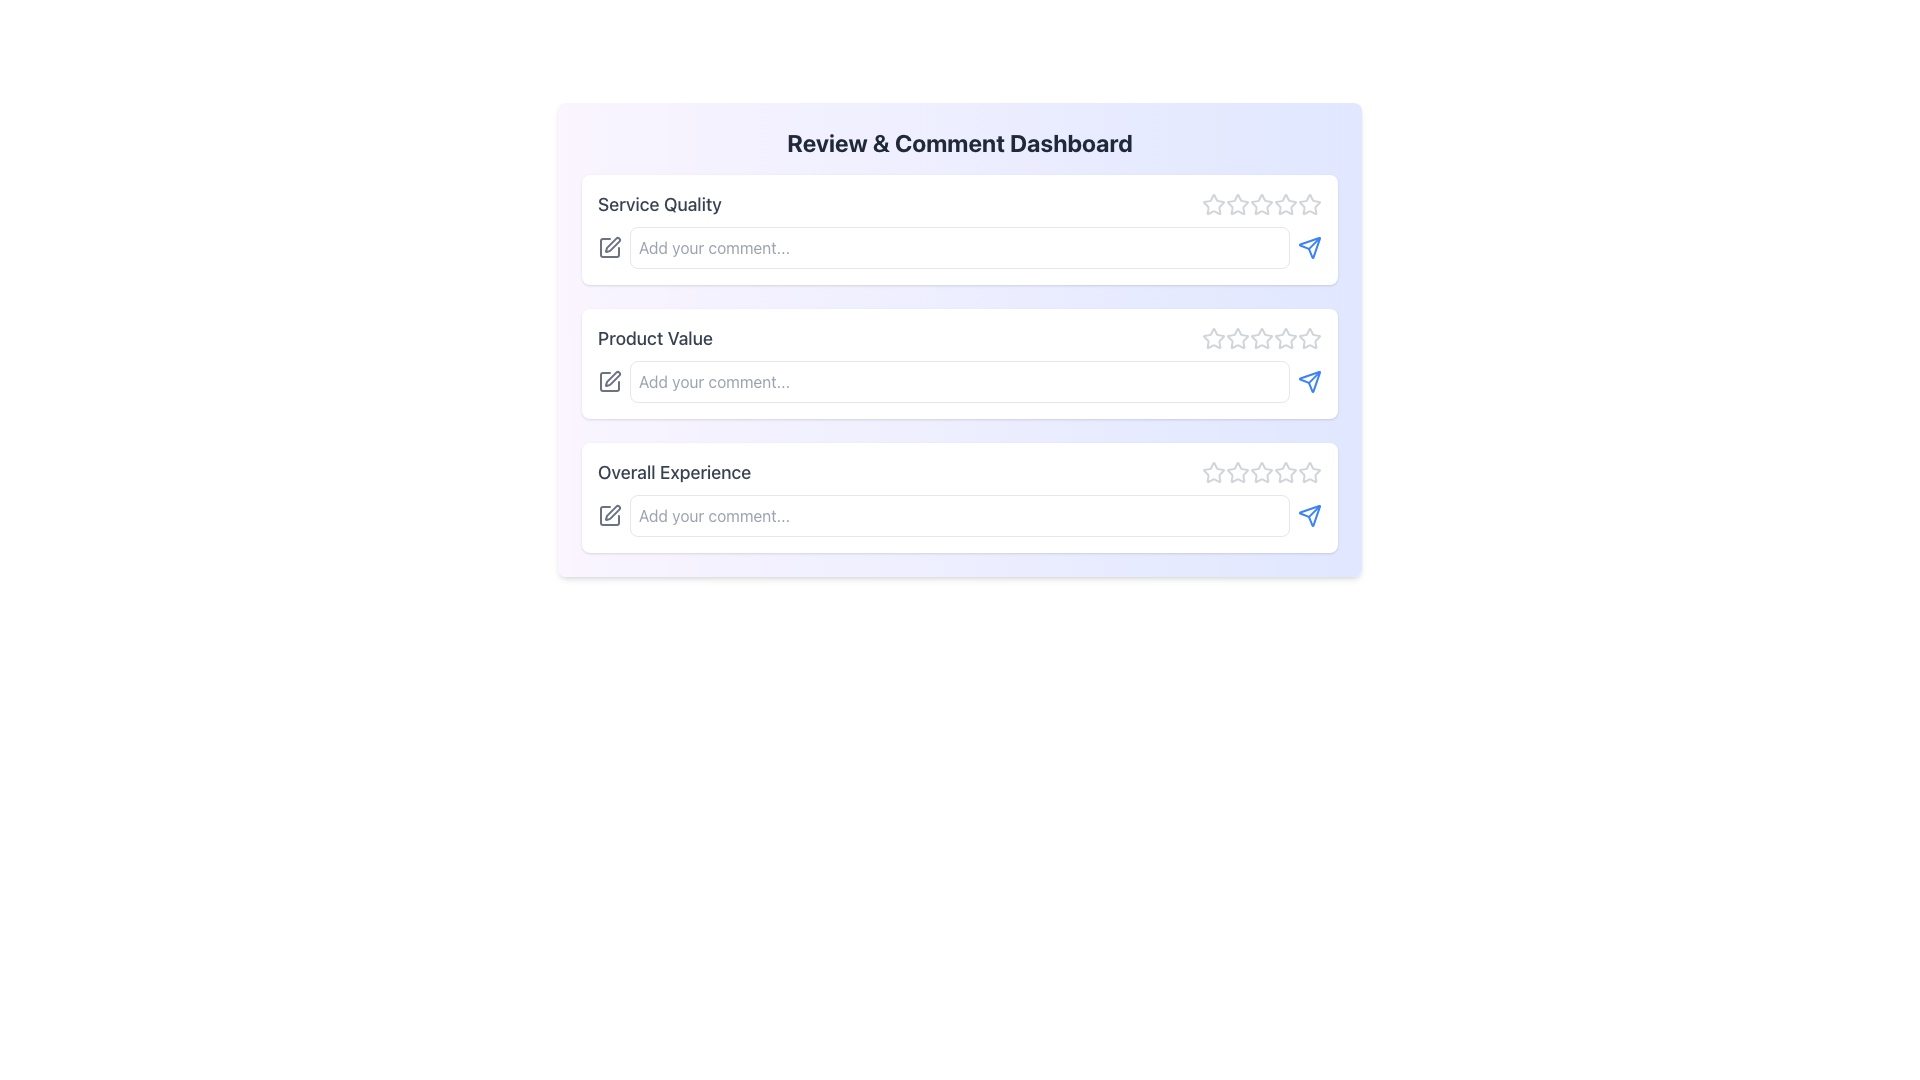 The width and height of the screenshot is (1920, 1080). I want to click on to select a star rating in the centrally positioned 'Product Value' review section, so click(960, 338).